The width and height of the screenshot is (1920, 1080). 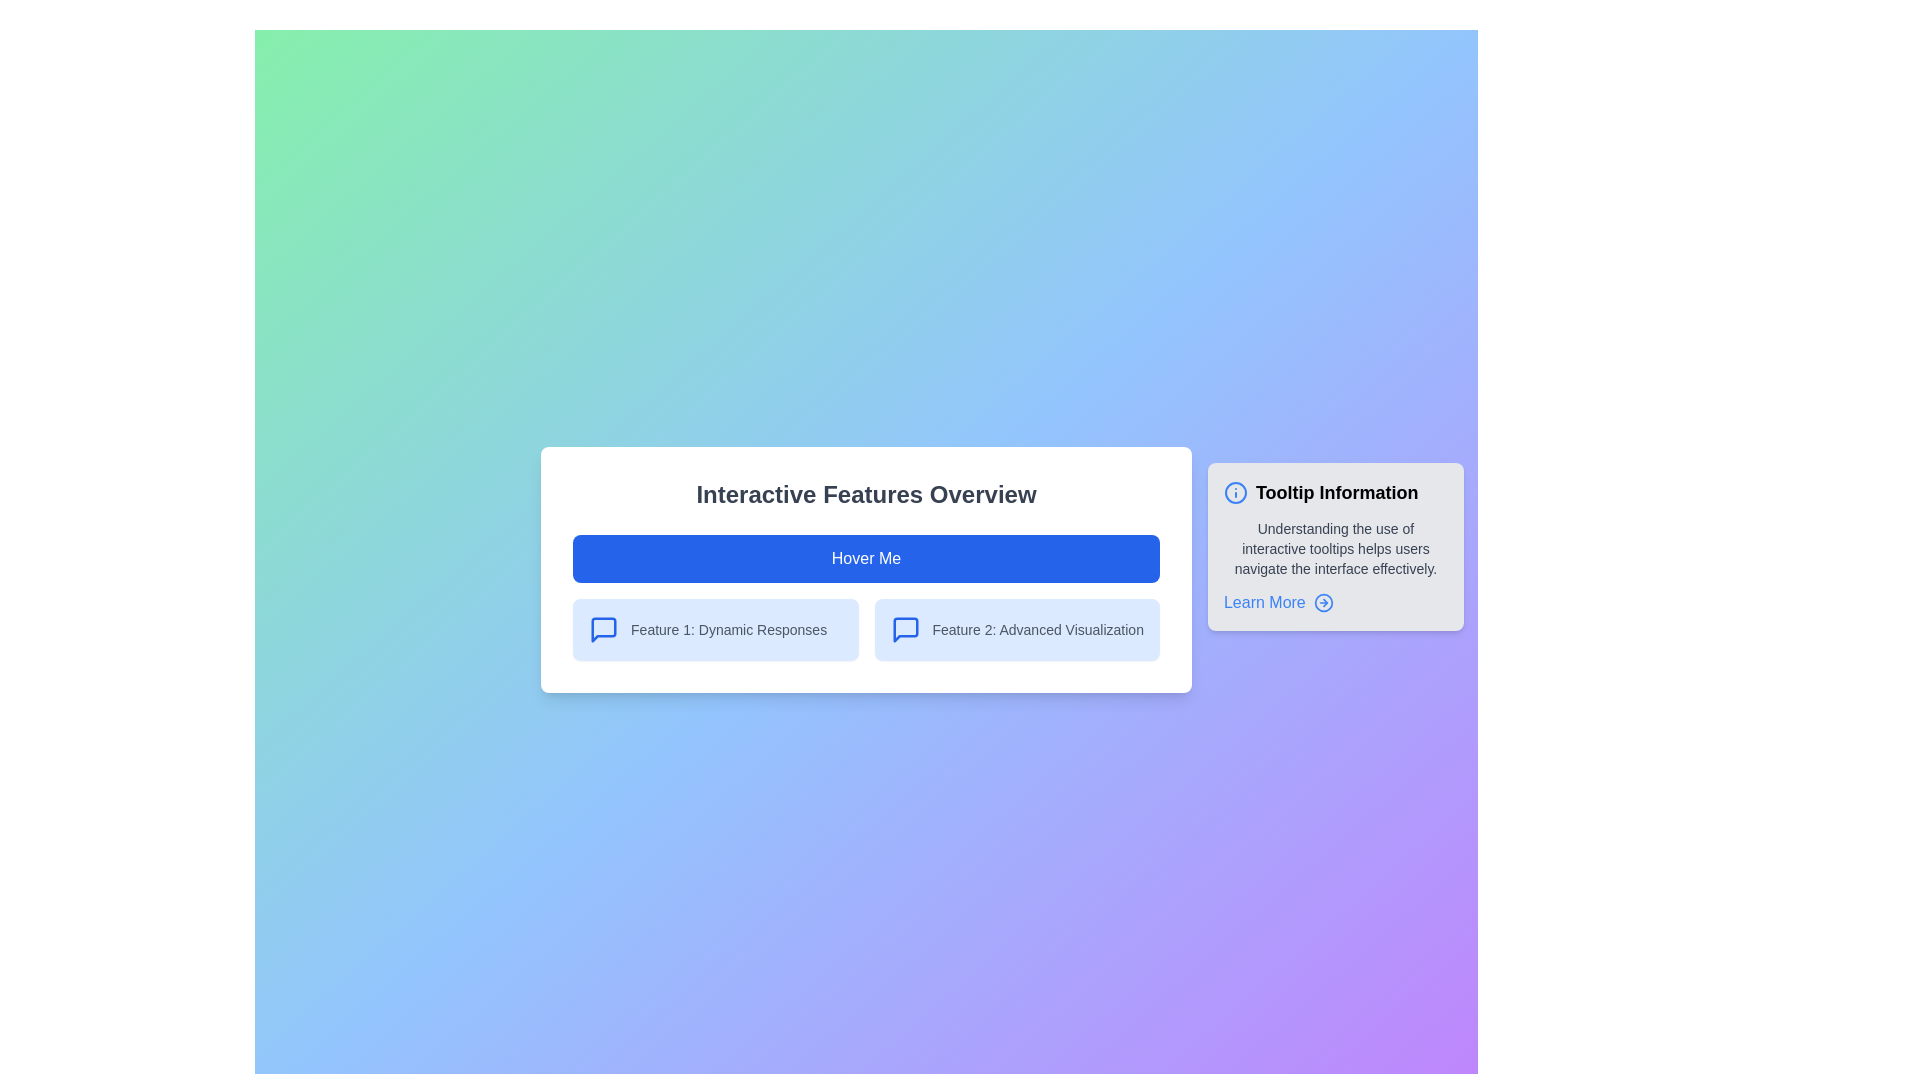 I want to click on the informational item labeled 'Feature 1: Dynamic Responses', located in the first column of the two-column grid layout beneath the header 'Interactive Features Overview', so click(x=715, y=628).